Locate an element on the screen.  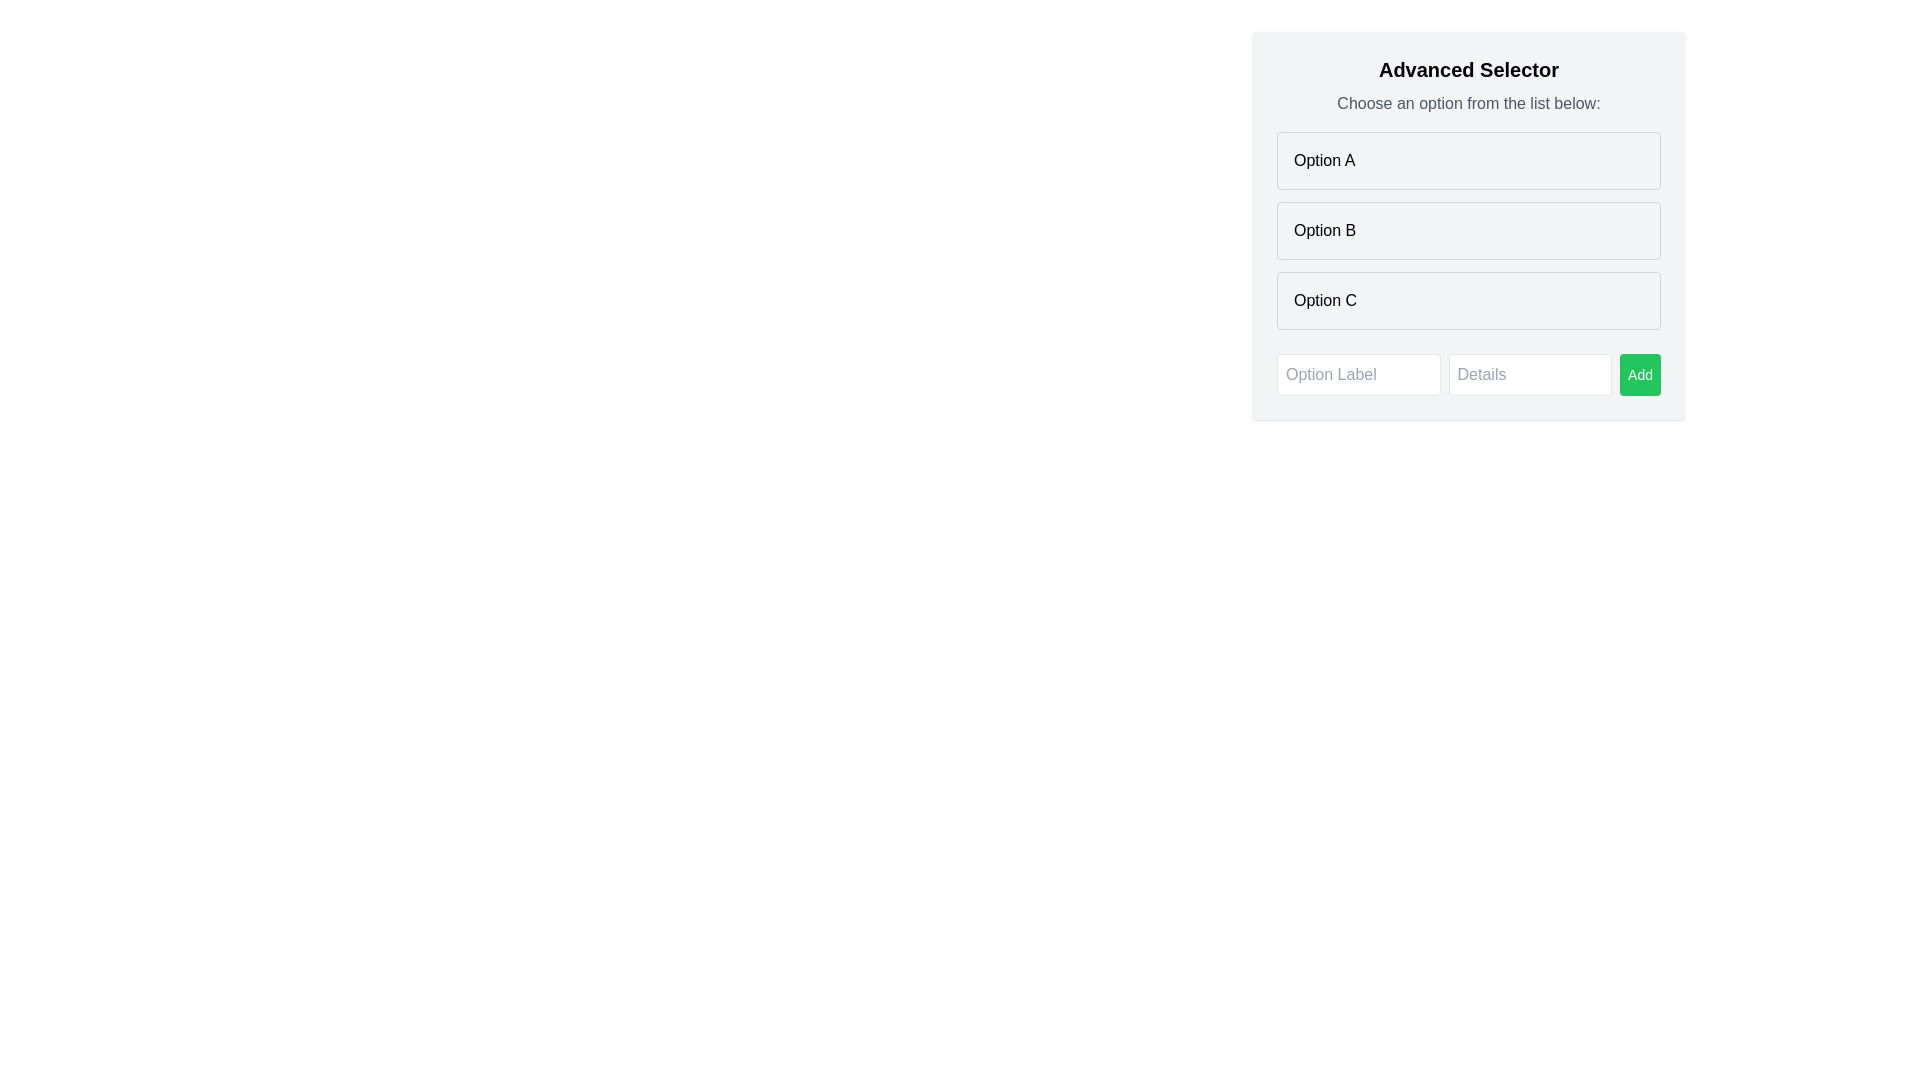
the 'Option B' button located between 'Option A' and 'Option C' is located at coordinates (1468, 225).